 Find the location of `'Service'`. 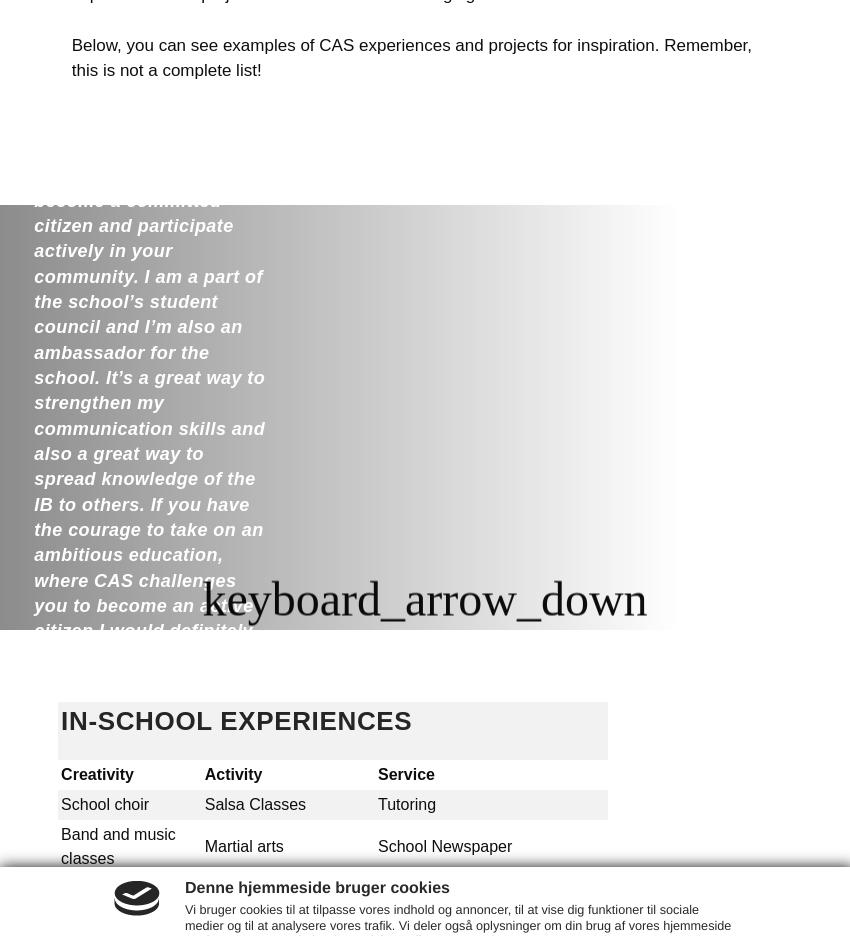

'Service' is located at coordinates (406, 774).